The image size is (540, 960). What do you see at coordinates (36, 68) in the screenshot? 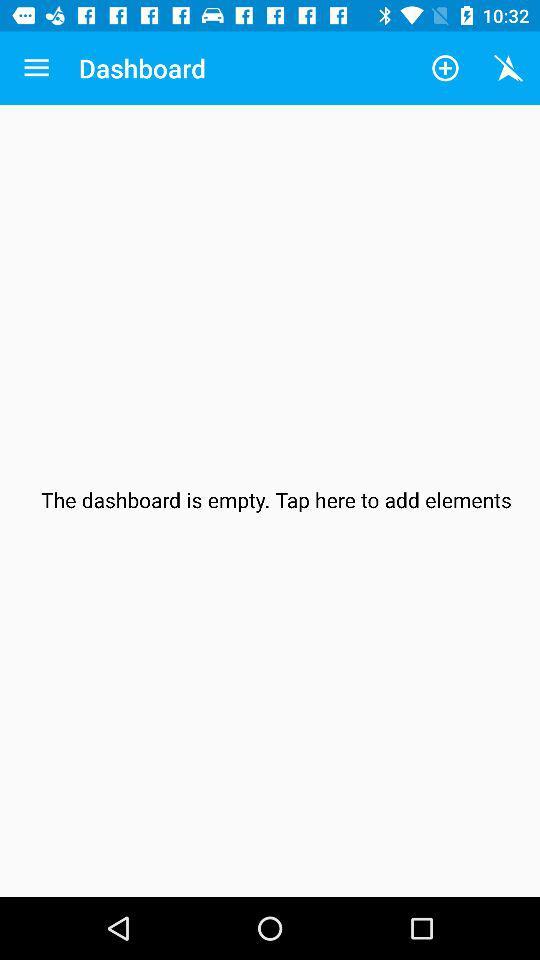
I see `the icon next to dashboard app` at bounding box center [36, 68].